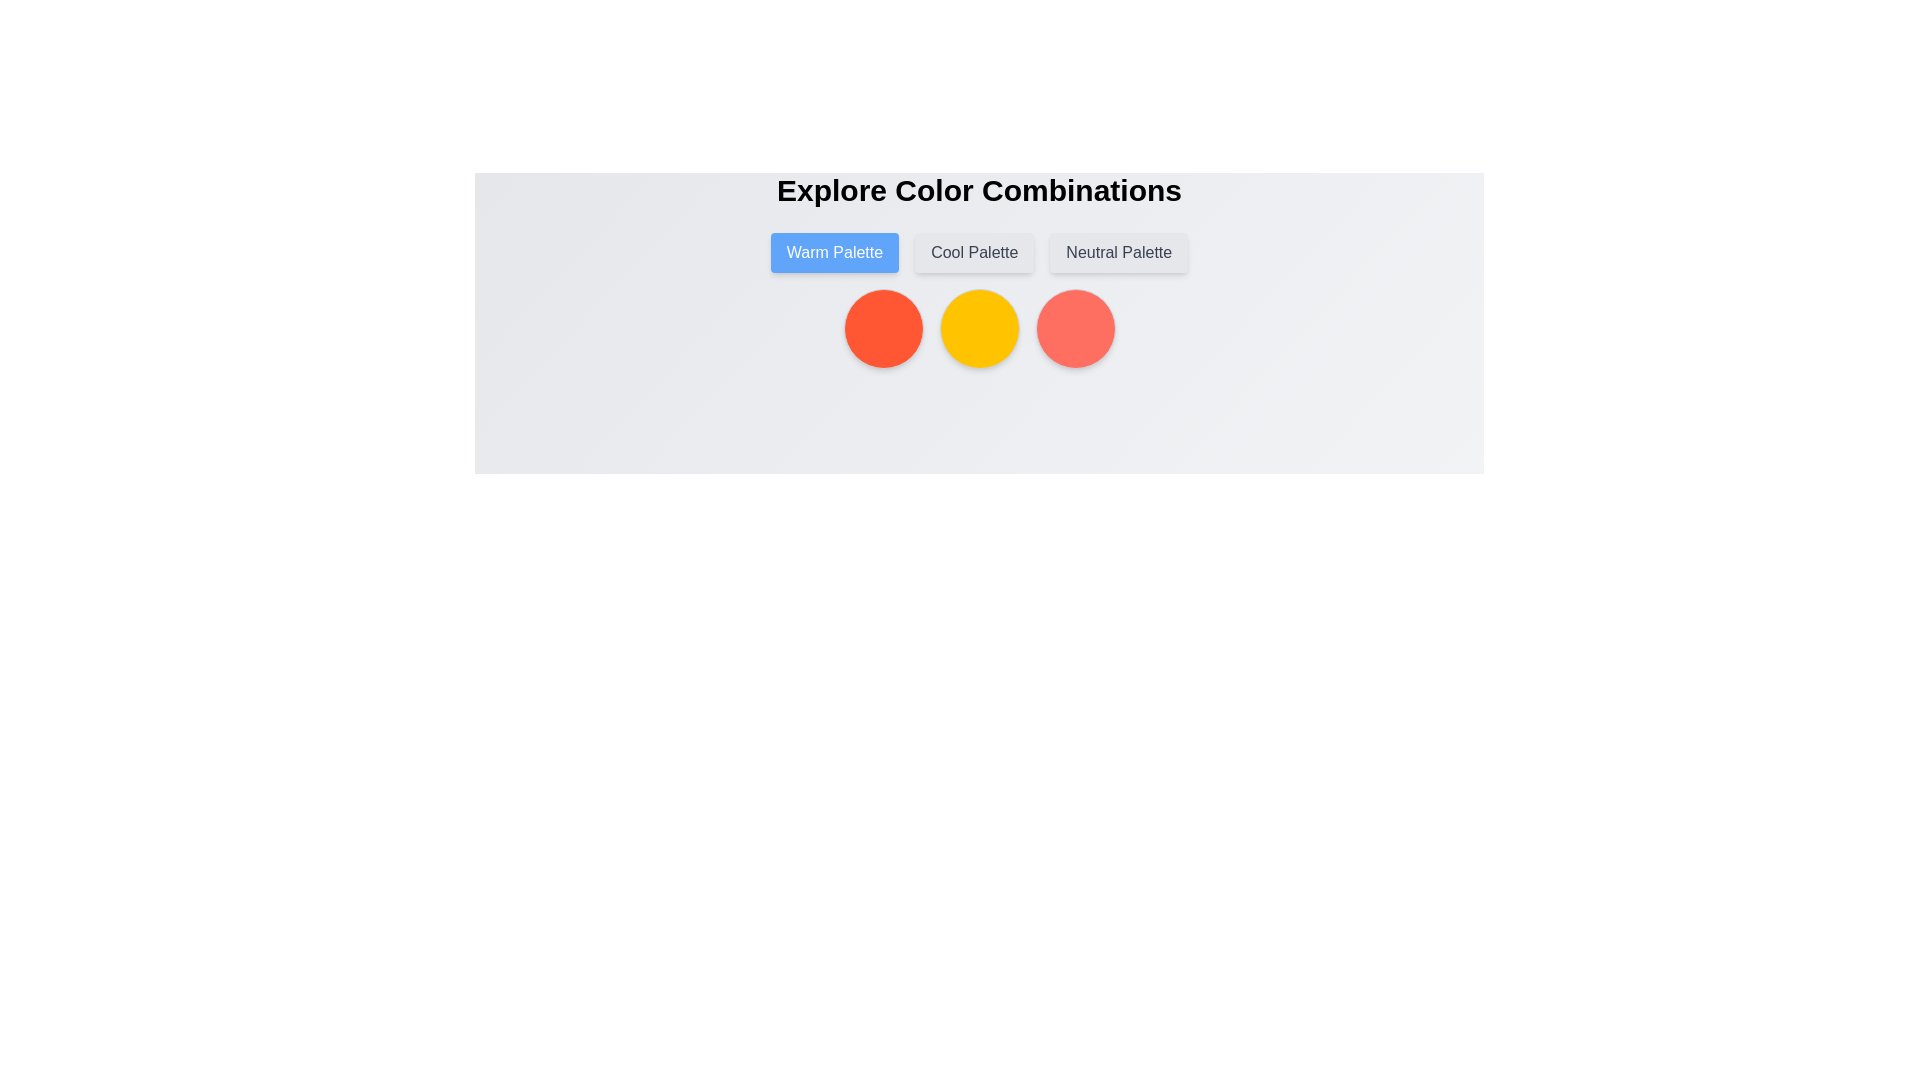 This screenshot has width=1920, height=1080. Describe the element at coordinates (979, 327) in the screenshot. I see `the second circular element with a vivid yellow background, located in the middle of a row of three circular elements` at that location.